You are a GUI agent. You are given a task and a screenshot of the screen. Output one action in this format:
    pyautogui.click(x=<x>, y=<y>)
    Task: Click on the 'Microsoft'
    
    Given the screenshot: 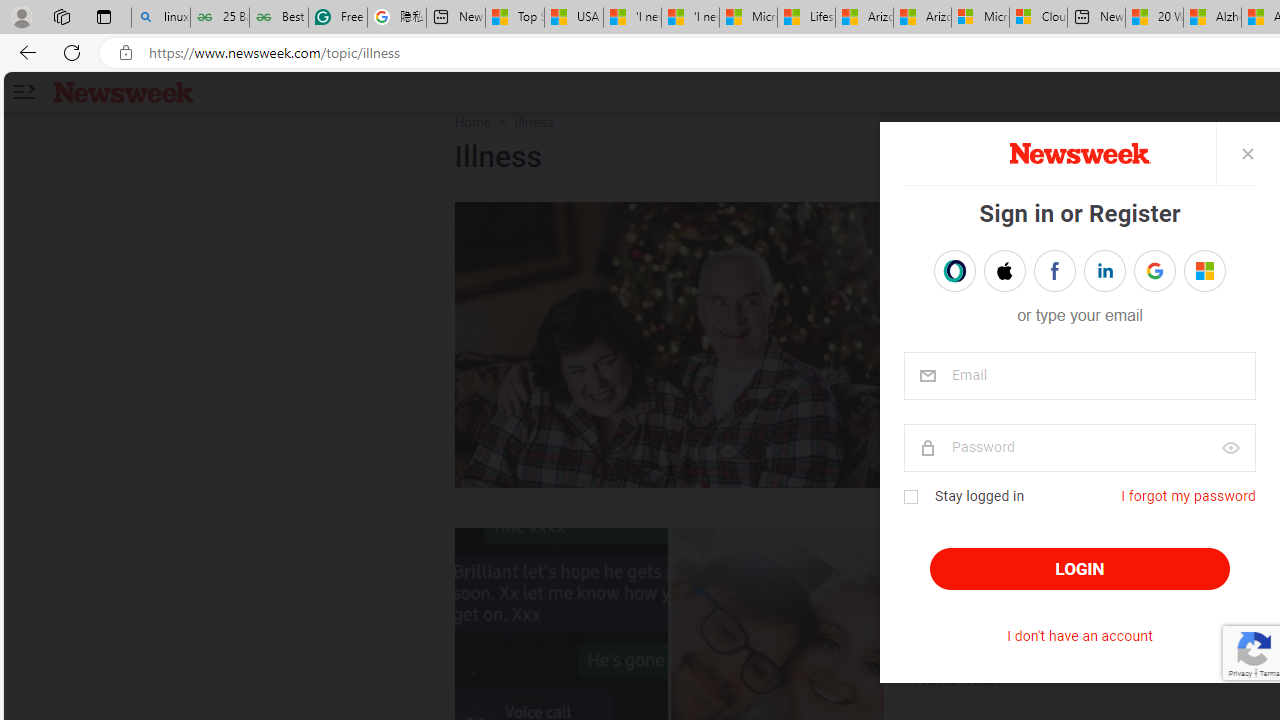 What is the action you would take?
    pyautogui.click(x=1203, y=270)
    